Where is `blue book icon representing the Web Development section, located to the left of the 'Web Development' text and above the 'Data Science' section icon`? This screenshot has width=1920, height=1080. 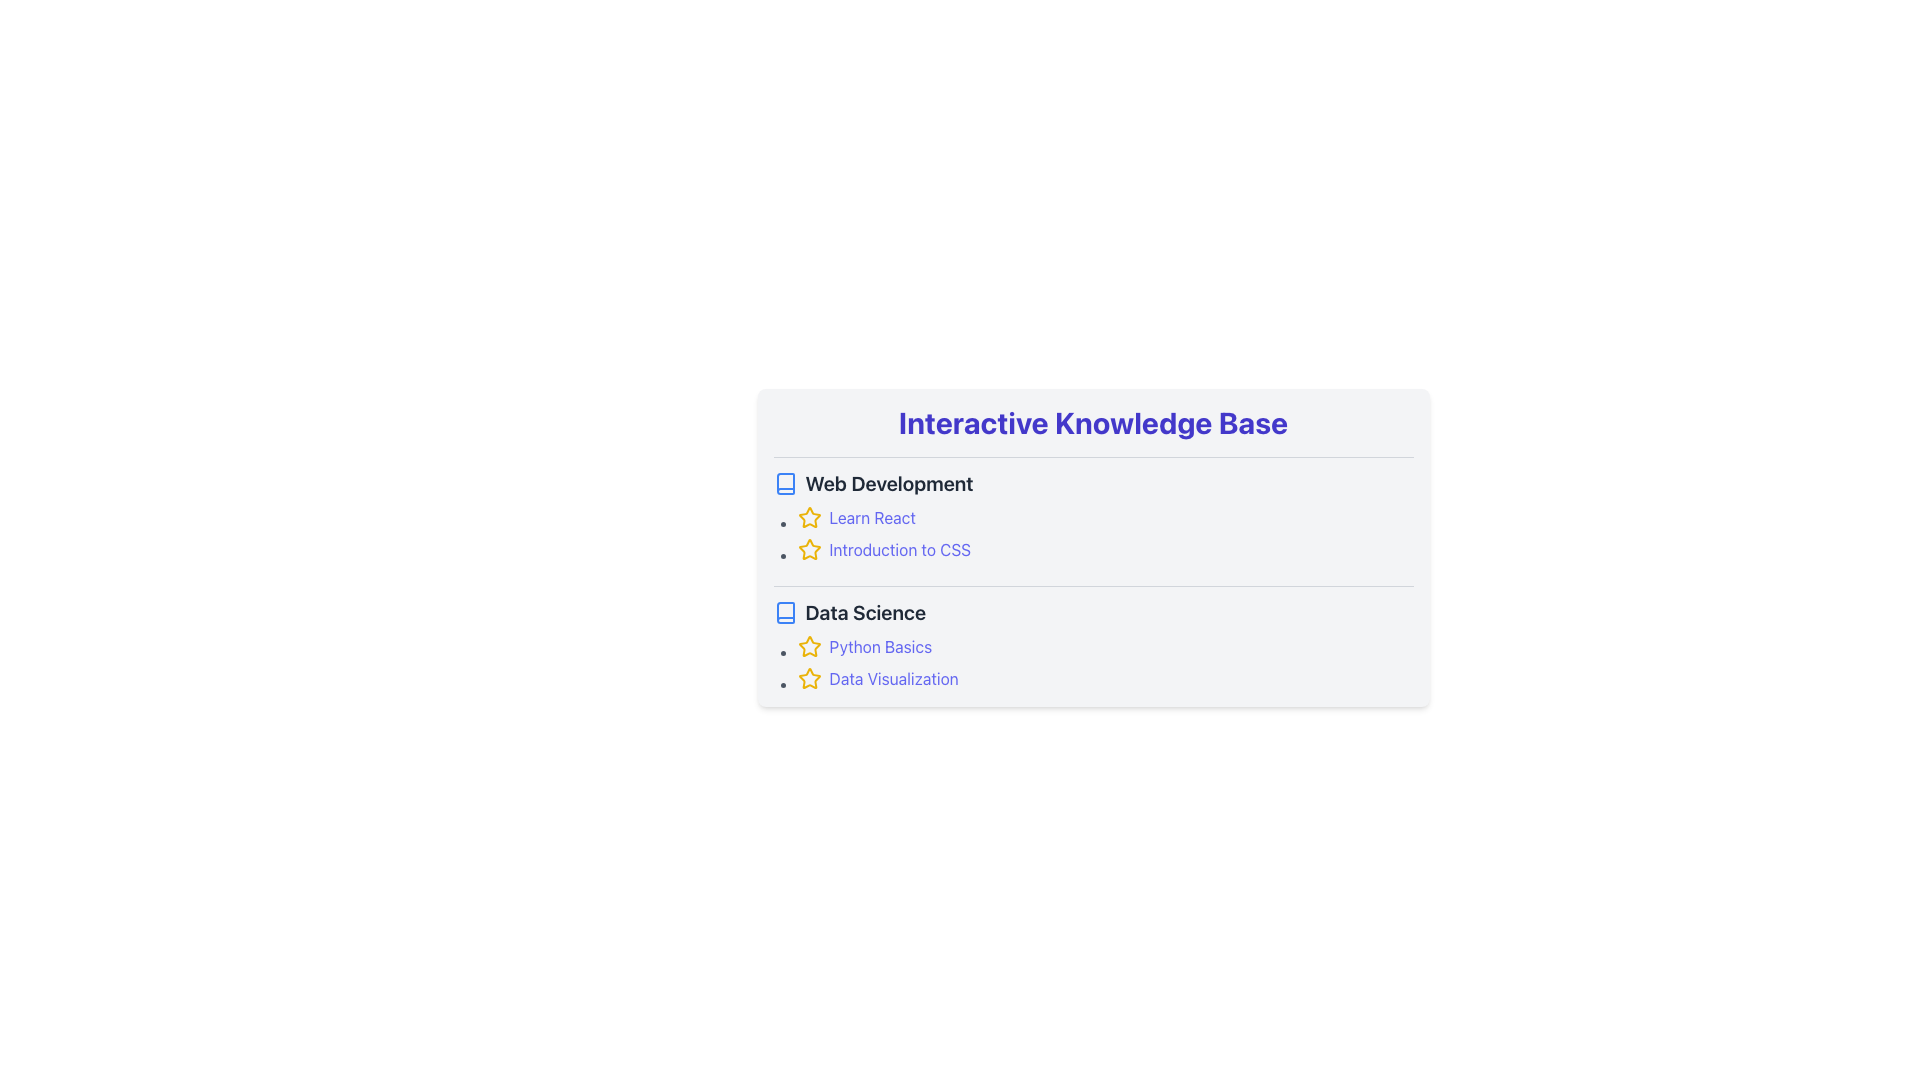 blue book icon representing the Web Development section, located to the left of the 'Web Development' text and above the 'Data Science' section icon is located at coordinates (784, 483).